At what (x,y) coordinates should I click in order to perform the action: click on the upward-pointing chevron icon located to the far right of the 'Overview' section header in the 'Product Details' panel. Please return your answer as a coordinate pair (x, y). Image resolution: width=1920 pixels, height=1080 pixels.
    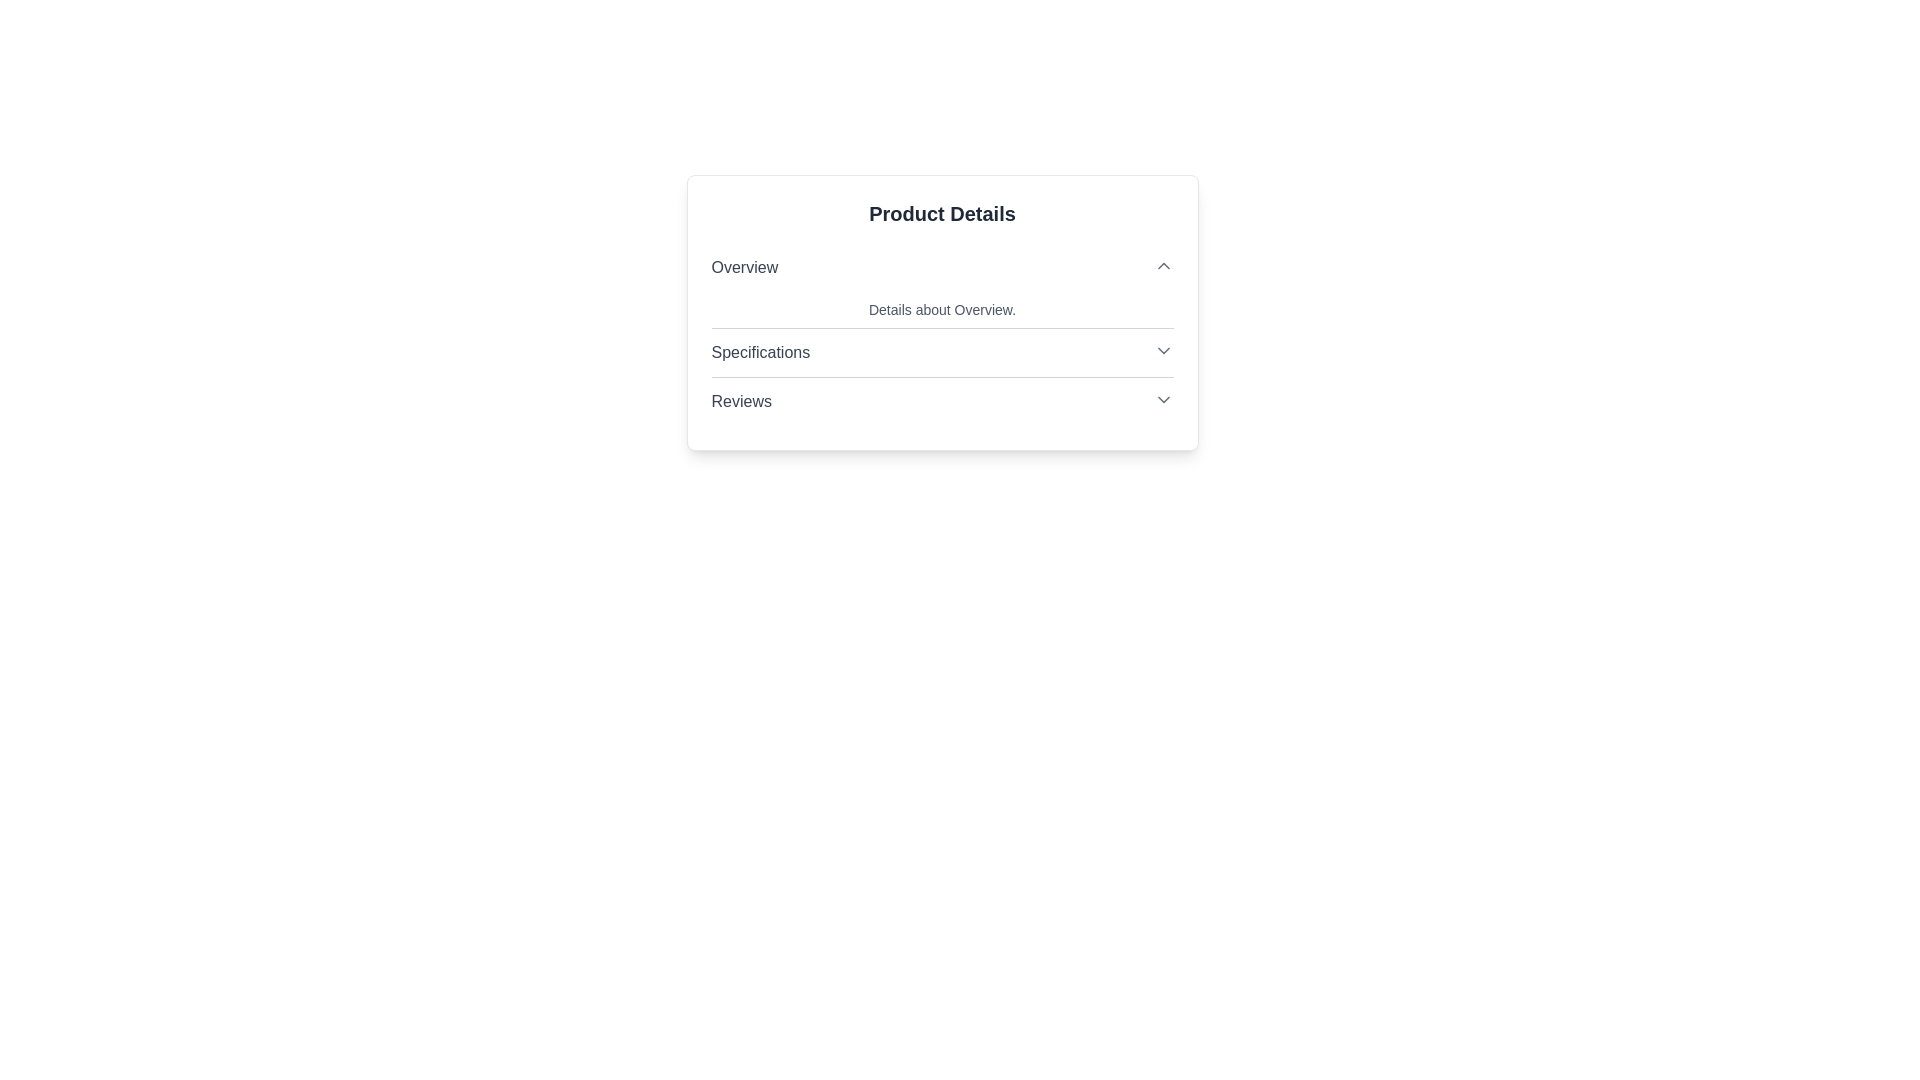
    Looking at the image, I should click on (1163, 265).